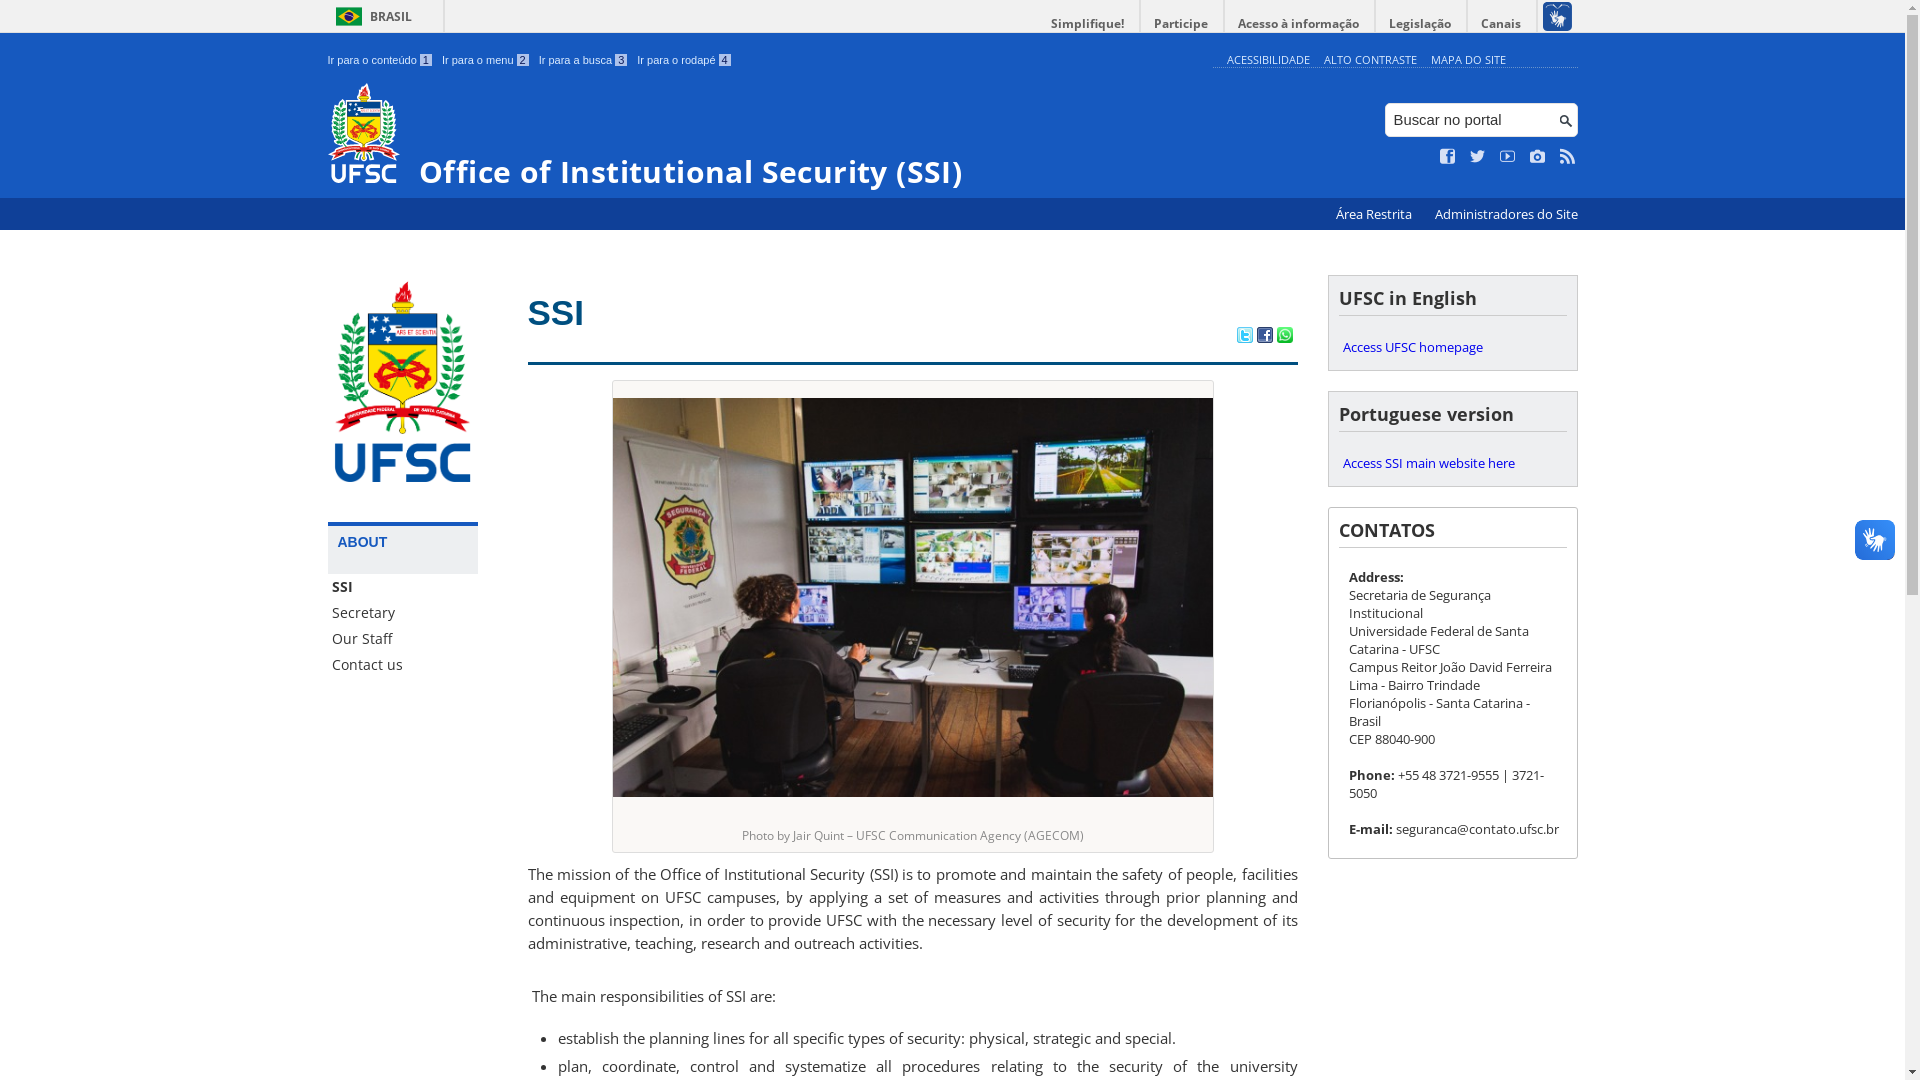 This screenshot has width=1920, height=1080. I want to click on 'Access SSI main website here', so click(1452, 462).